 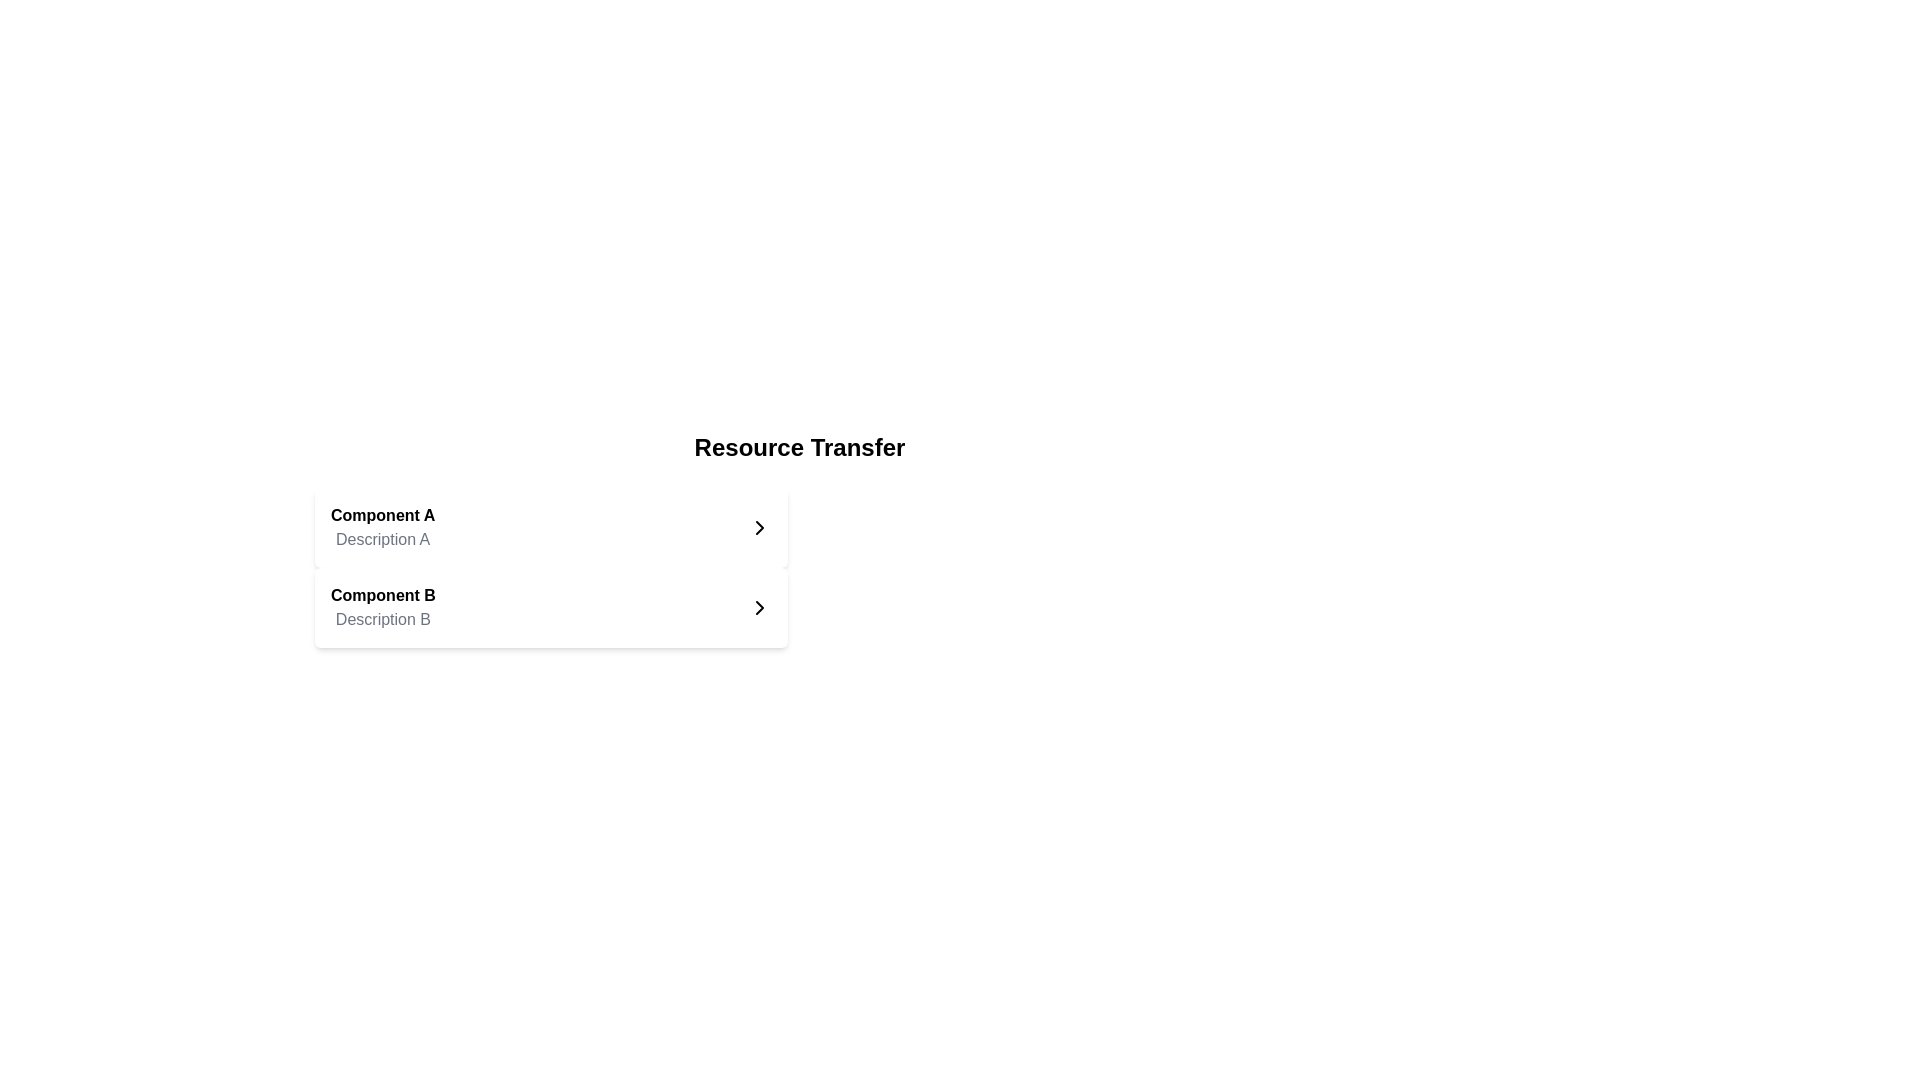 What do you see at coordinates (383, 619) in the screenshot?
I see `the text label displaying 'Description B' in light gray color, located directly below 'Component B'` at bounding box center [383, 619].